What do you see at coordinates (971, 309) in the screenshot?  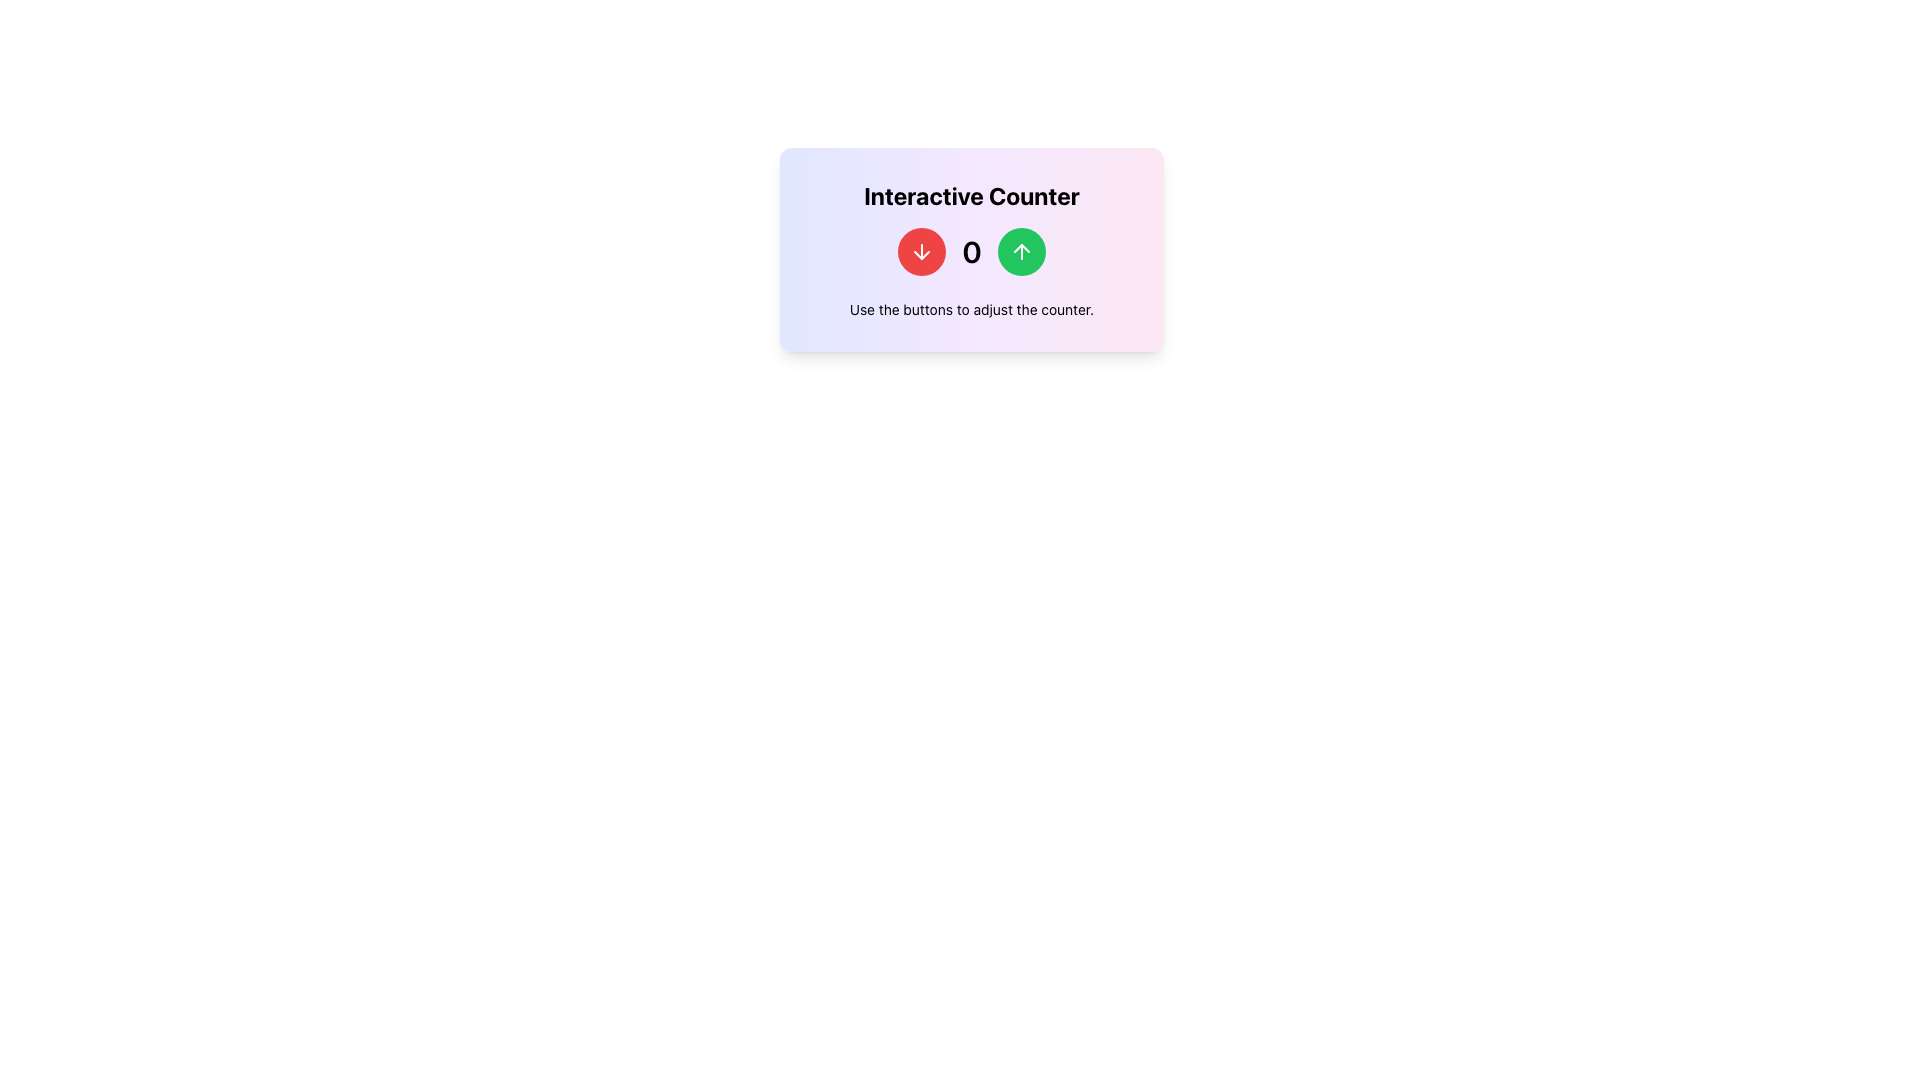 I see `the static text label that provides instructions to the user, located at the bottom edge of the card layout, following the interactive counter buttons` at bounding box center [971, 309].